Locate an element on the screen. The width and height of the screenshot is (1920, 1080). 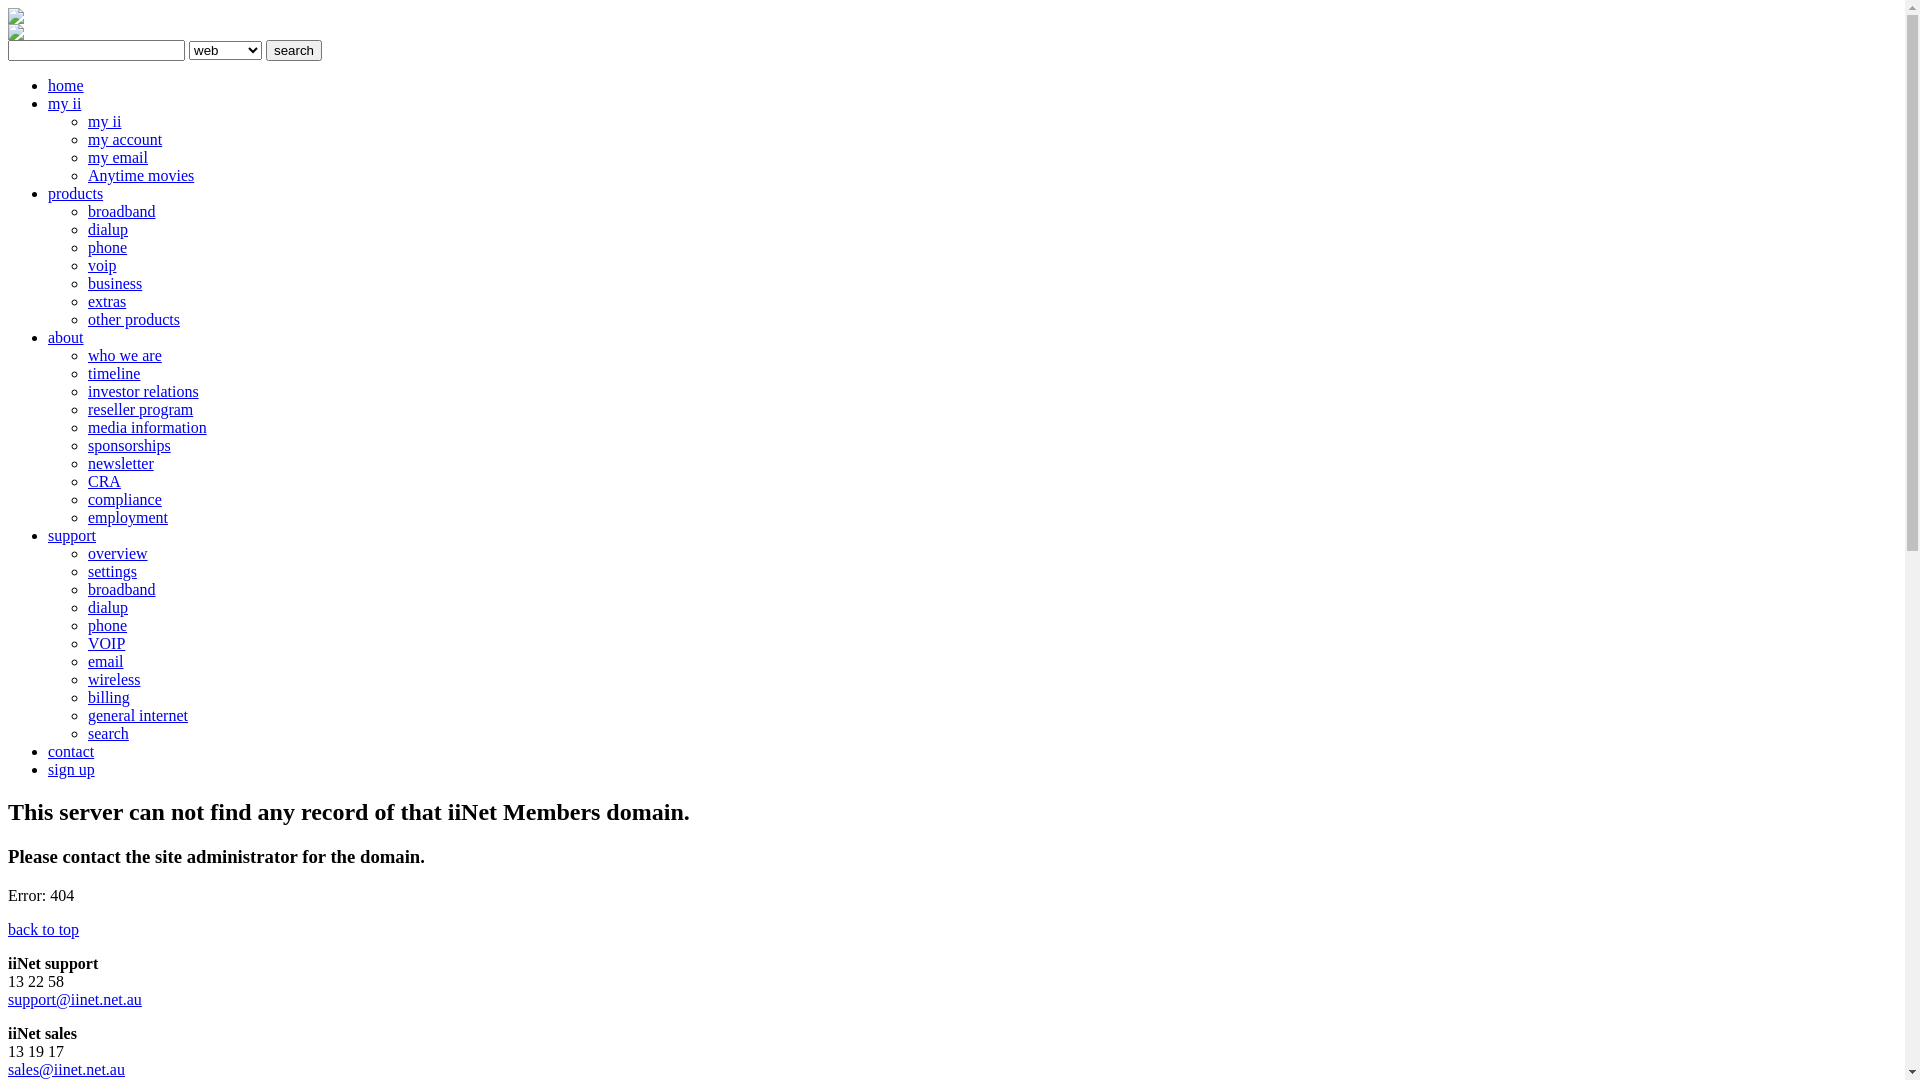
'sign up' is located at coordinates (48, 768).